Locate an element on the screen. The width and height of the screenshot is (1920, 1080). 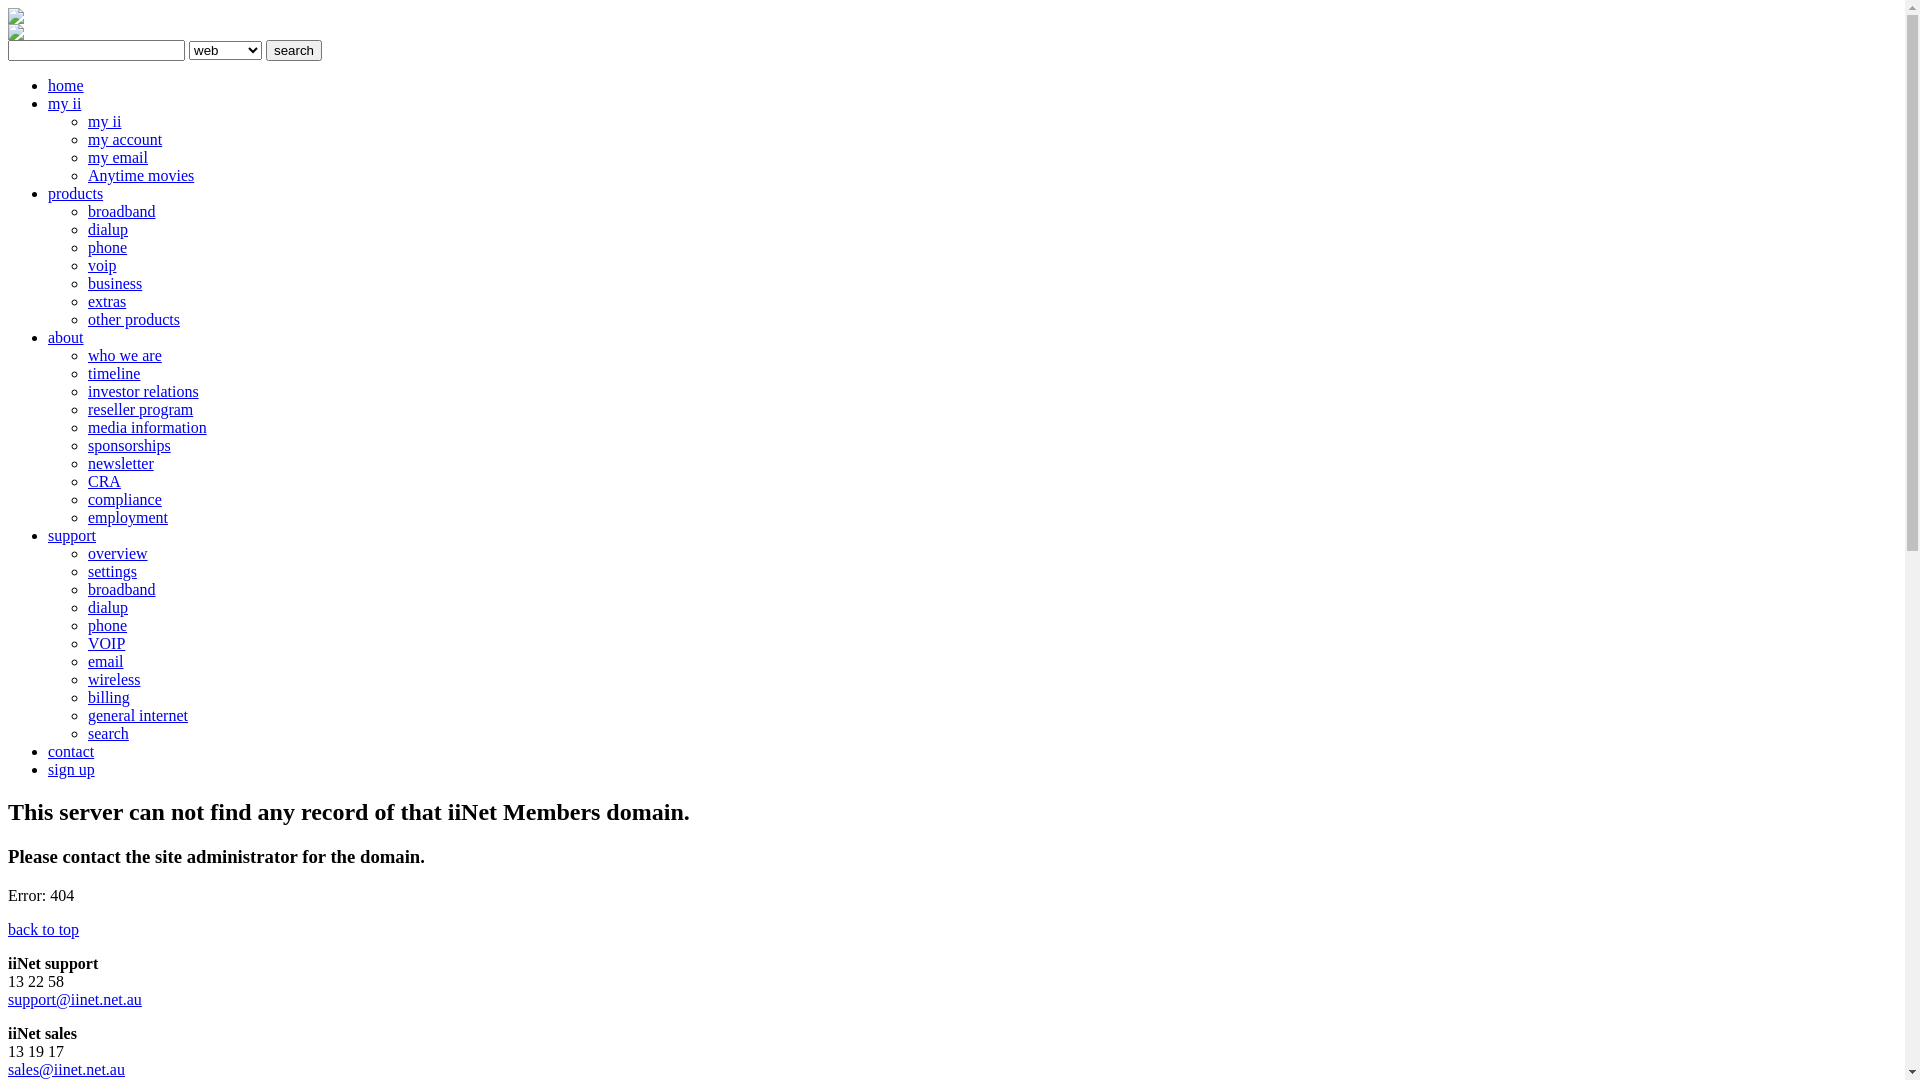
'sign up' is located at coordinates (48, 768).